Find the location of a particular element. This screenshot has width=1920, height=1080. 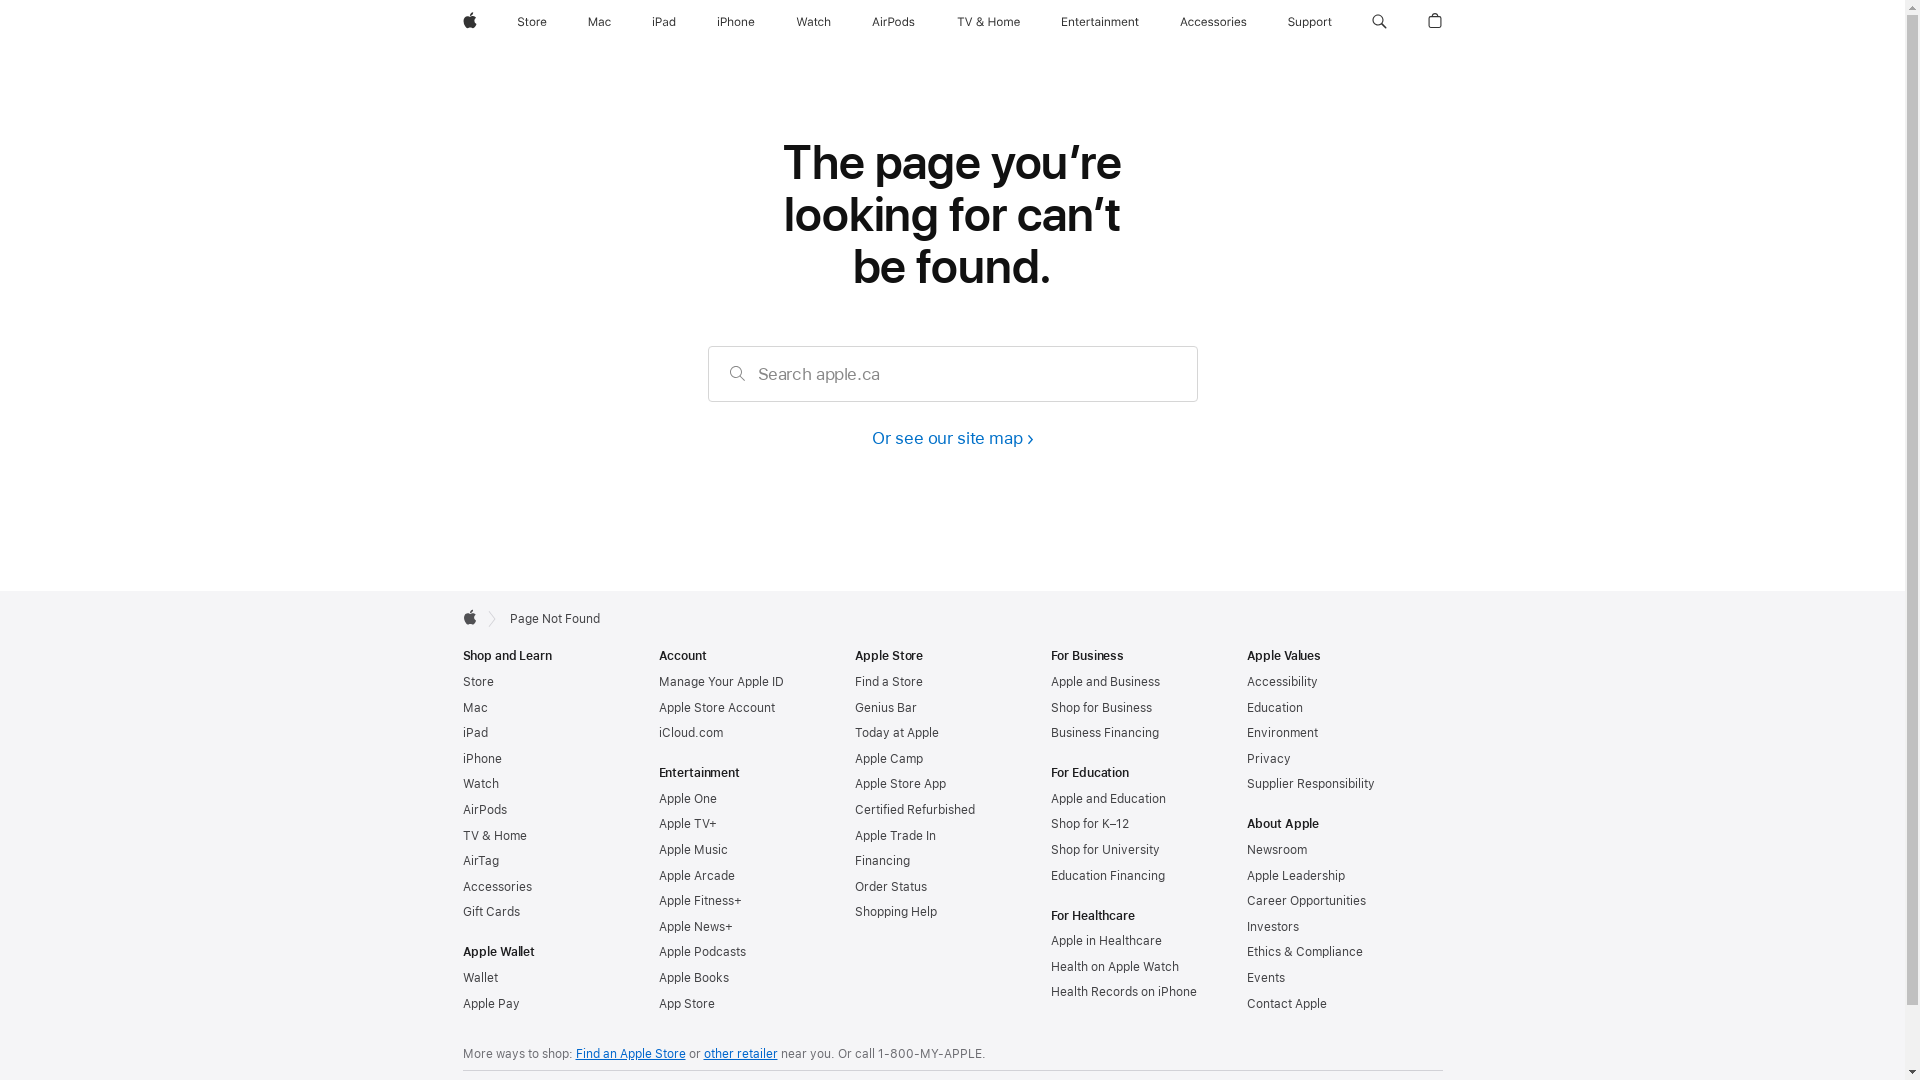

'Apple Store Account' is located at coordinates (715, 707).